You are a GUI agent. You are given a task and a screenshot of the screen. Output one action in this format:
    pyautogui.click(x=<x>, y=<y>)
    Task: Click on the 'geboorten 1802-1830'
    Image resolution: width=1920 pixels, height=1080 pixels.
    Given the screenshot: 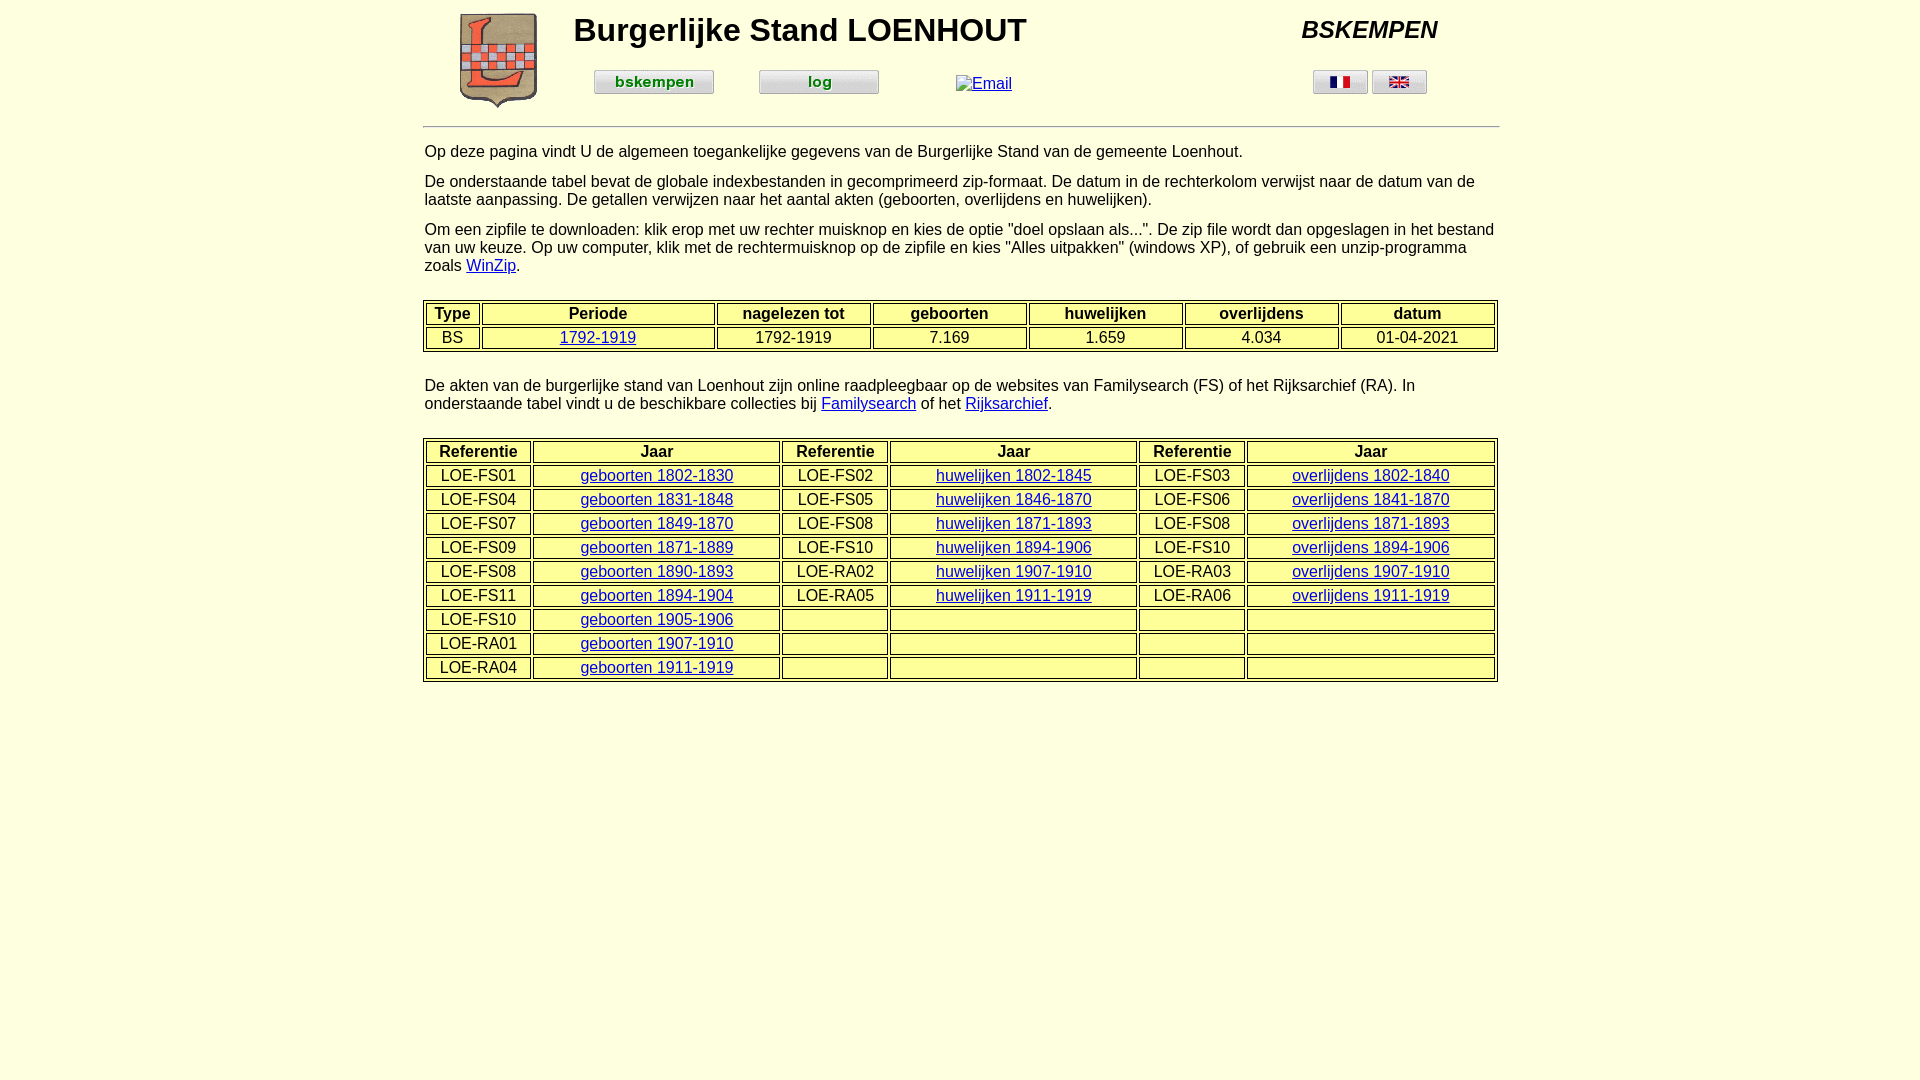 What is the action you would take?
    pyautogui.click(x=656, y=475)
    